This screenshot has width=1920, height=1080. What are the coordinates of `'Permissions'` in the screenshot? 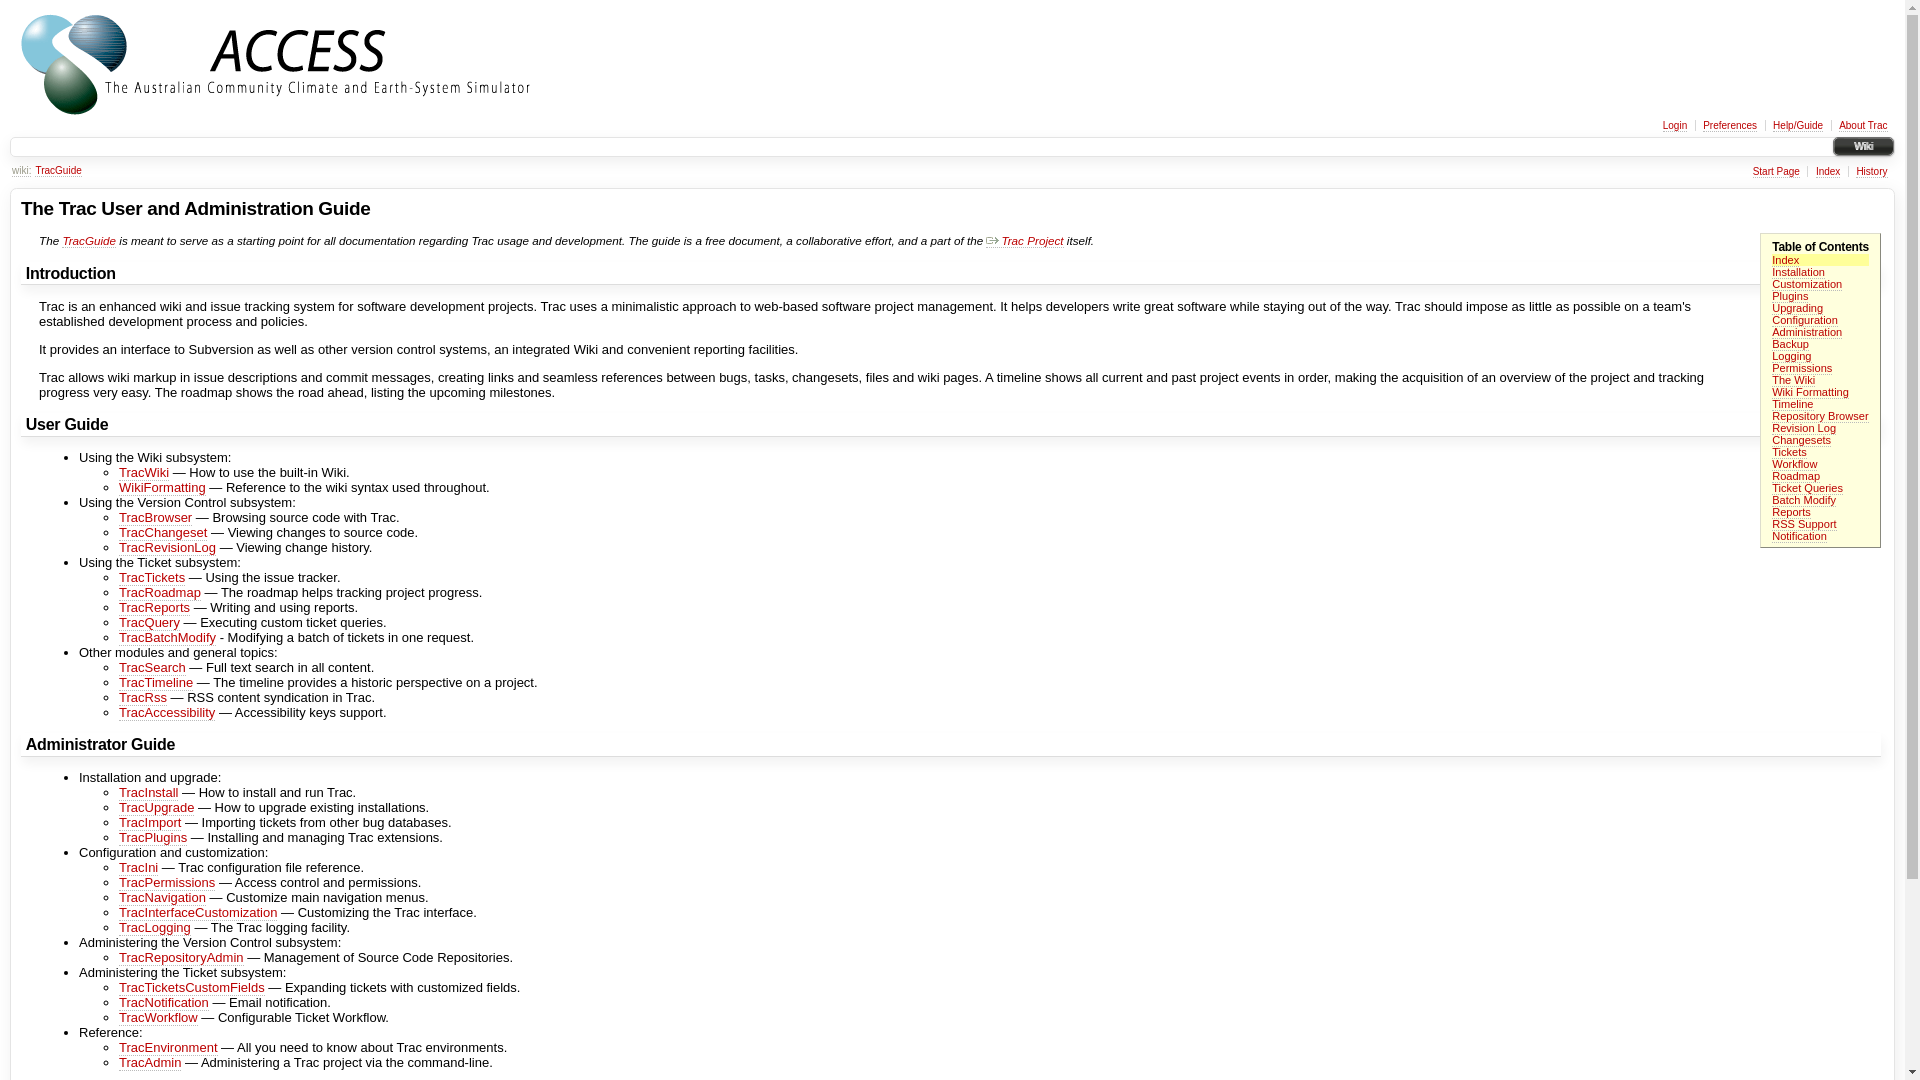 It's located at (1801, 368).